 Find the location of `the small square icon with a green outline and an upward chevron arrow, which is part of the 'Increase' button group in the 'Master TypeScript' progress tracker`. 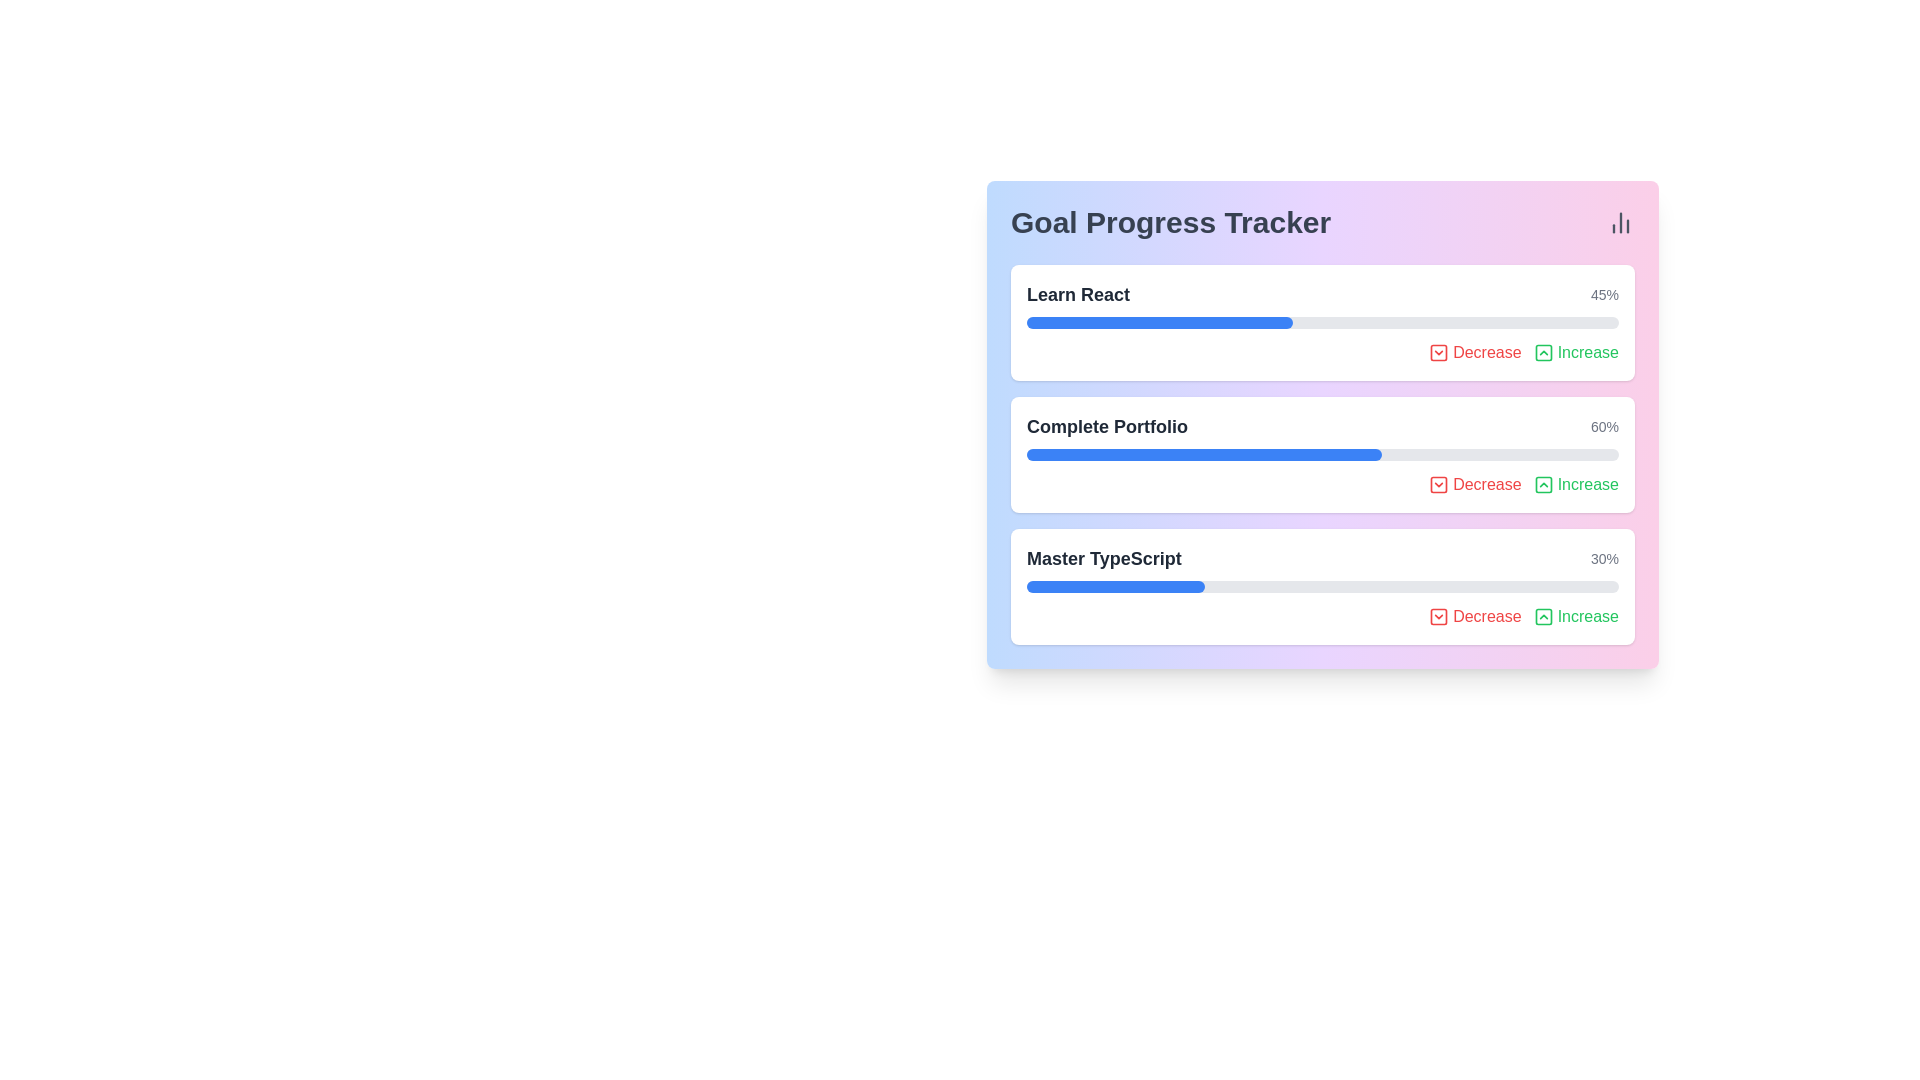

the small square icon with a green outline and an upward chevron arrow, which is part of the 'Increase' button group in the 'Master TypeScript' progress tracker is located at coordinates (1542, 616).